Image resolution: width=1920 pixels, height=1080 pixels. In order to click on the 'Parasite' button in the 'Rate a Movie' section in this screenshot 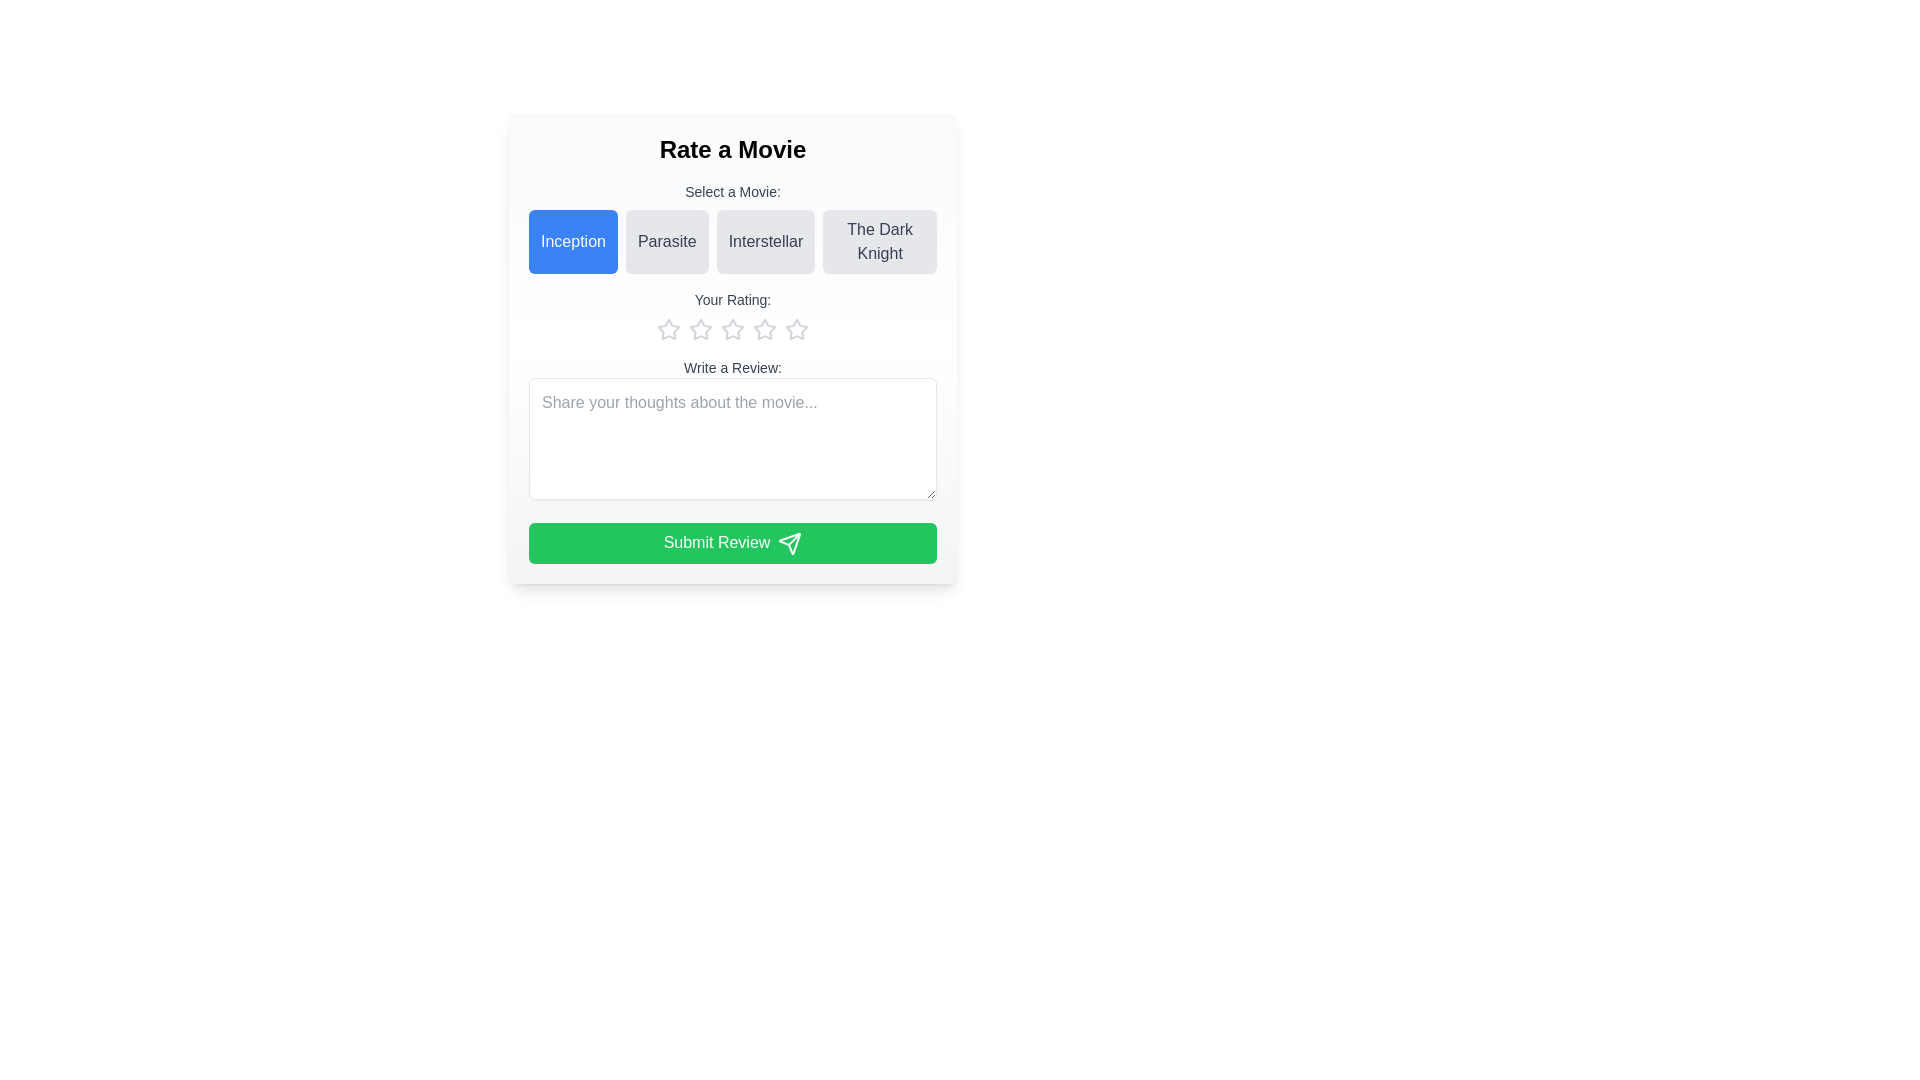, I will do `click(667, 241)`.